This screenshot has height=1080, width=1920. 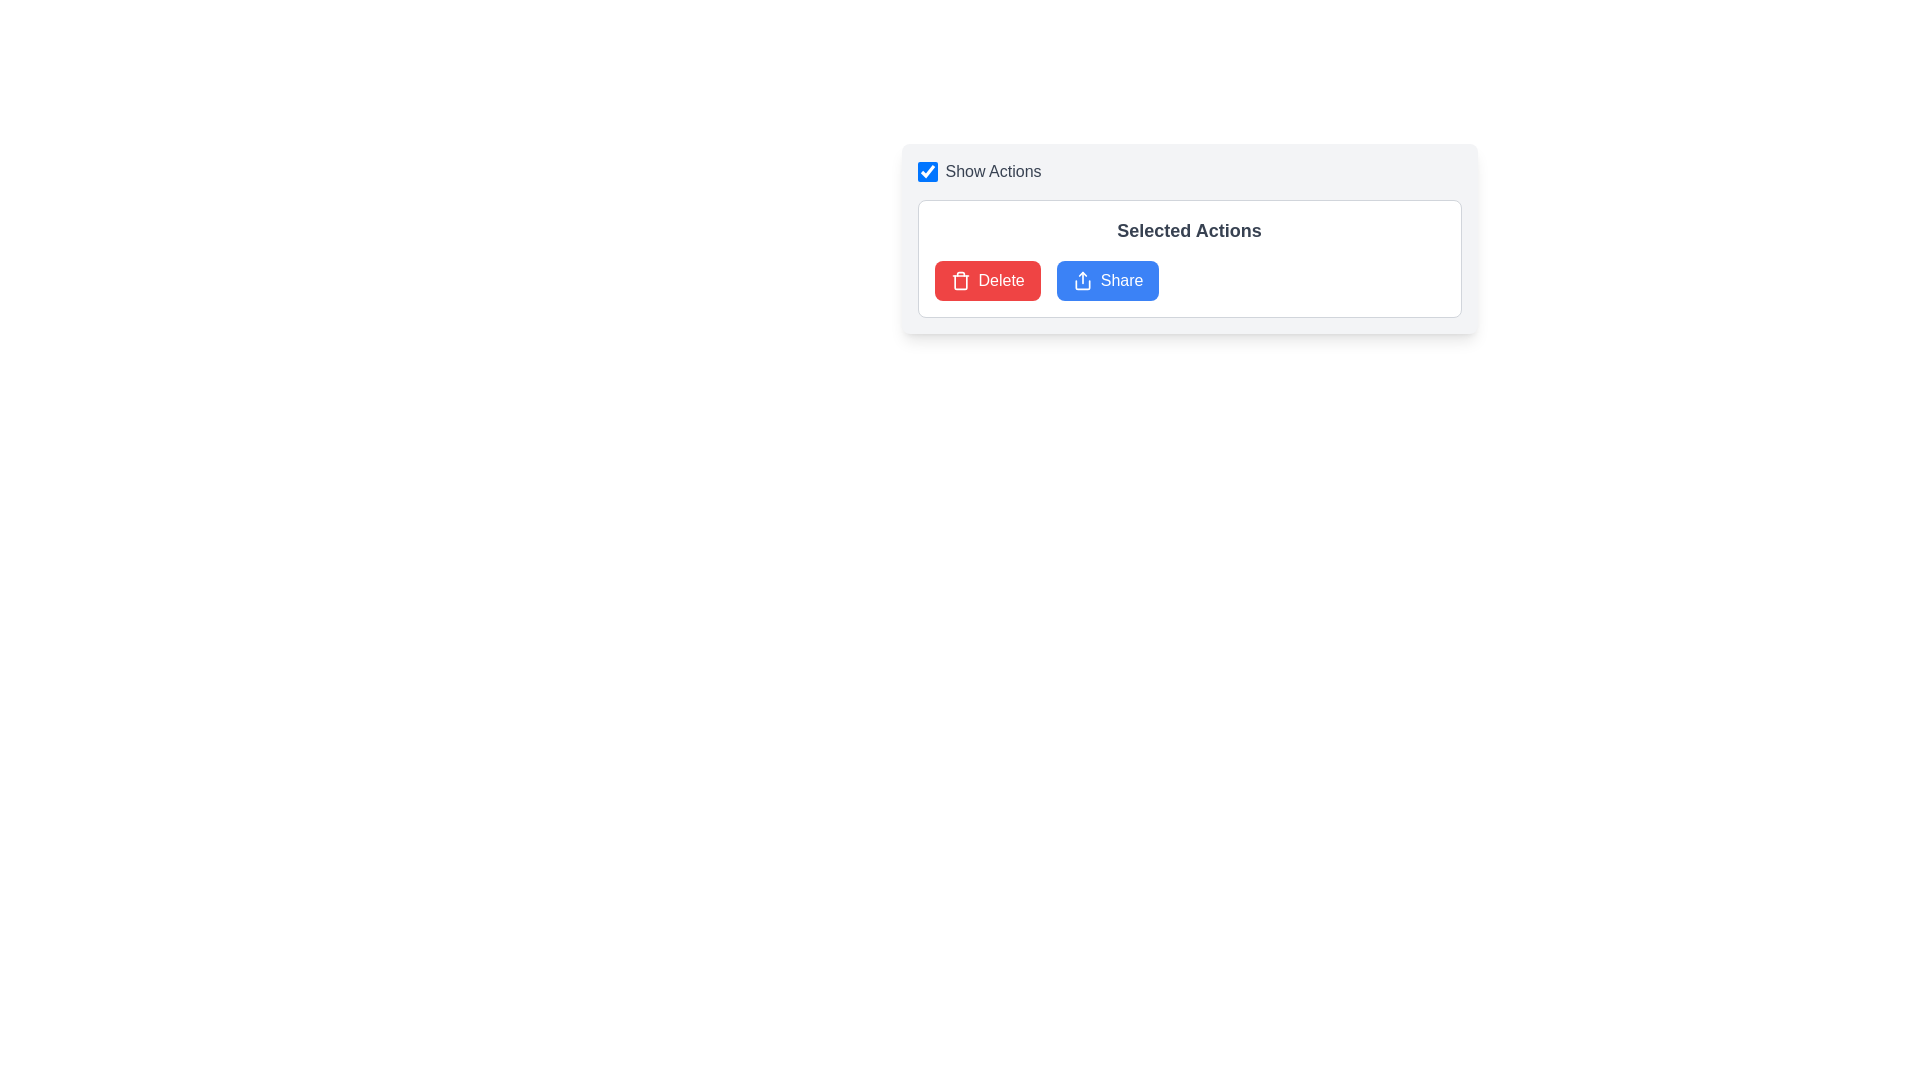 I want to click on the trash can icon, which is a part of the 'Delete' button next to the text 'Delete' within the 'Selected Actions' section, so click(x=960, y=281).